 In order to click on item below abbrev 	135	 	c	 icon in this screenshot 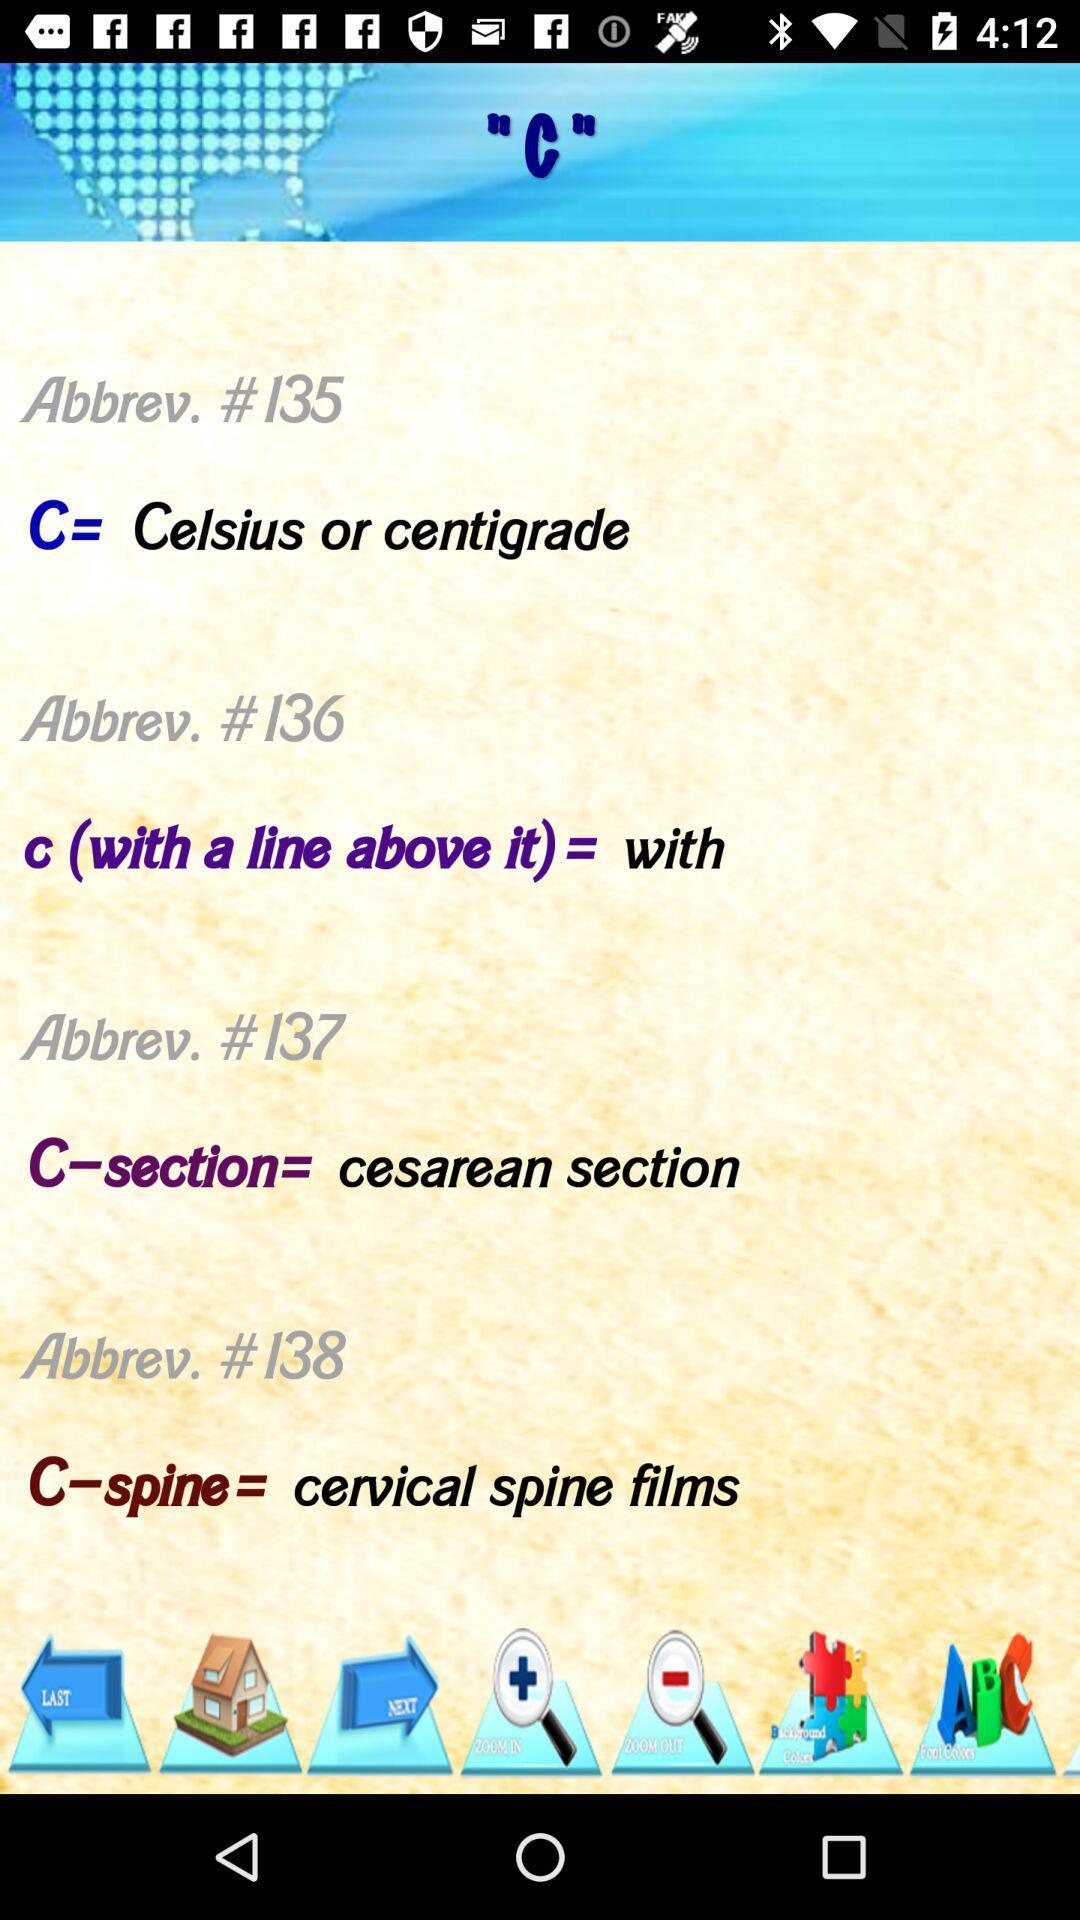, I will do `click(228, 1702)`.